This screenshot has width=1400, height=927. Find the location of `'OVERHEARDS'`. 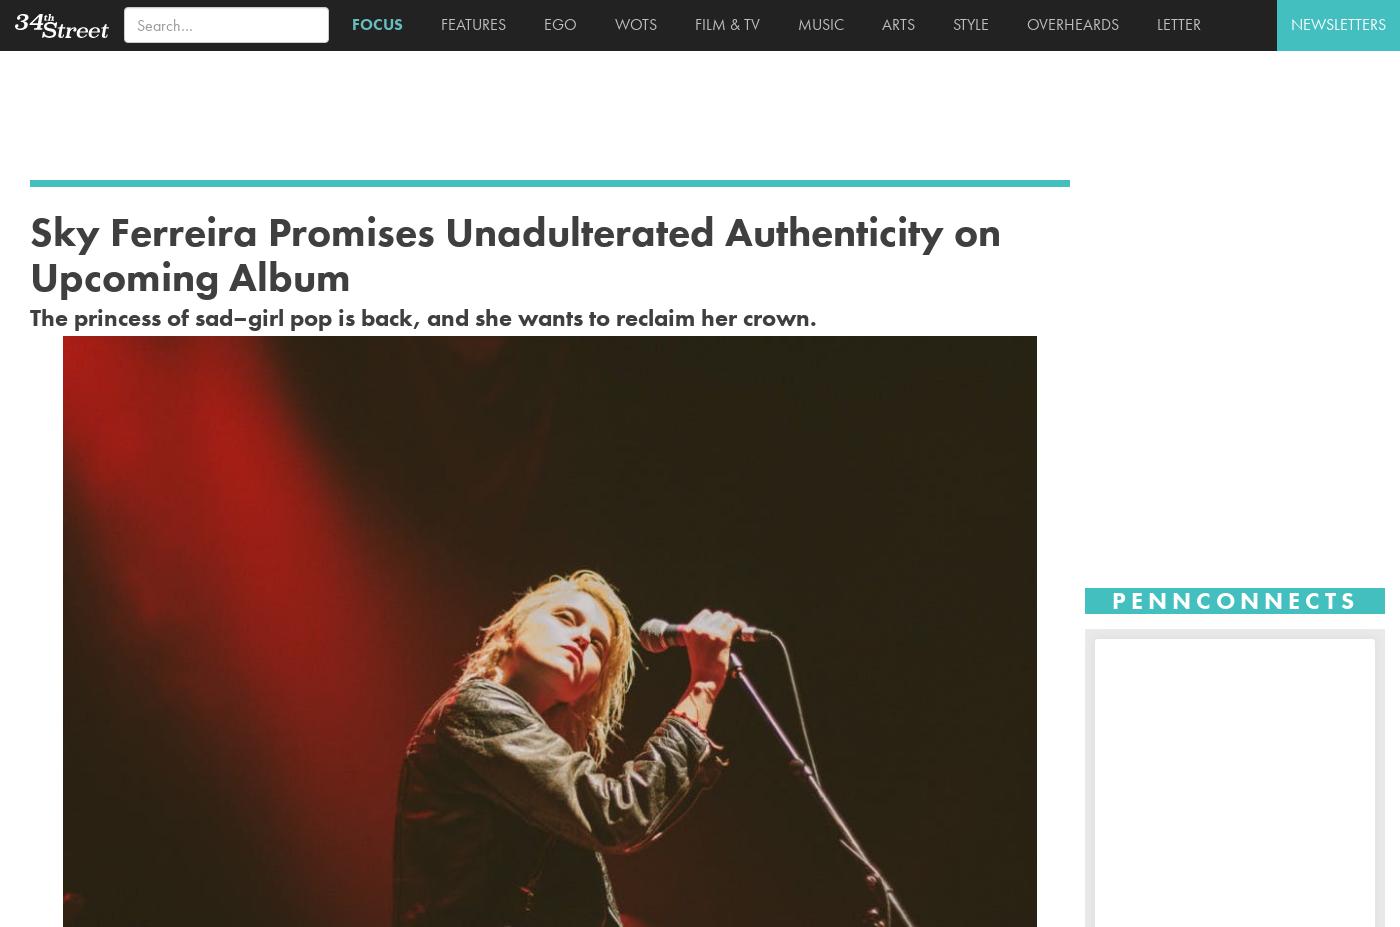

'OVERHEARDS' is located at coordinates (1069, 23).